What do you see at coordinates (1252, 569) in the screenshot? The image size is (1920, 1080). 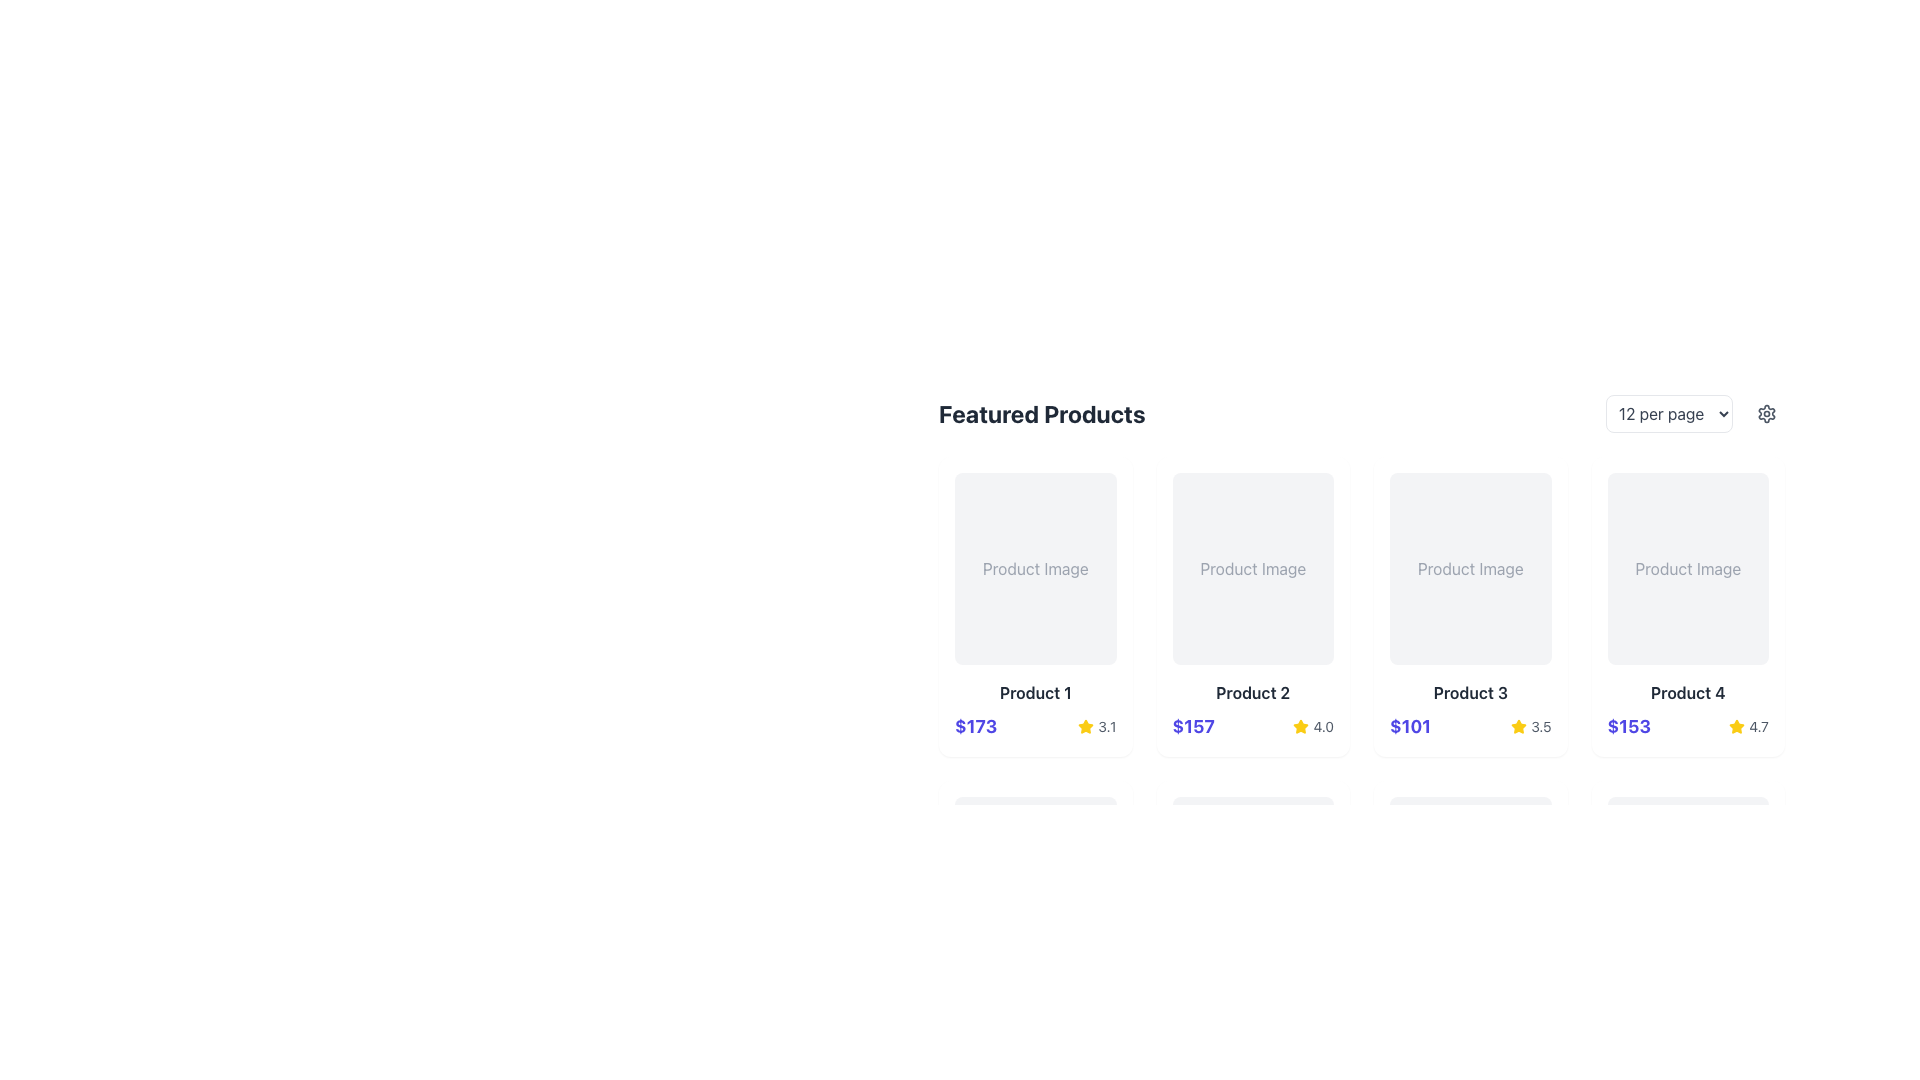 I see `the 'Product Image' text label, which is styled in light gray and located in the center of the placeholder image area within the second product card labeled 'Product 2'` at bounding box center [1252, 569].